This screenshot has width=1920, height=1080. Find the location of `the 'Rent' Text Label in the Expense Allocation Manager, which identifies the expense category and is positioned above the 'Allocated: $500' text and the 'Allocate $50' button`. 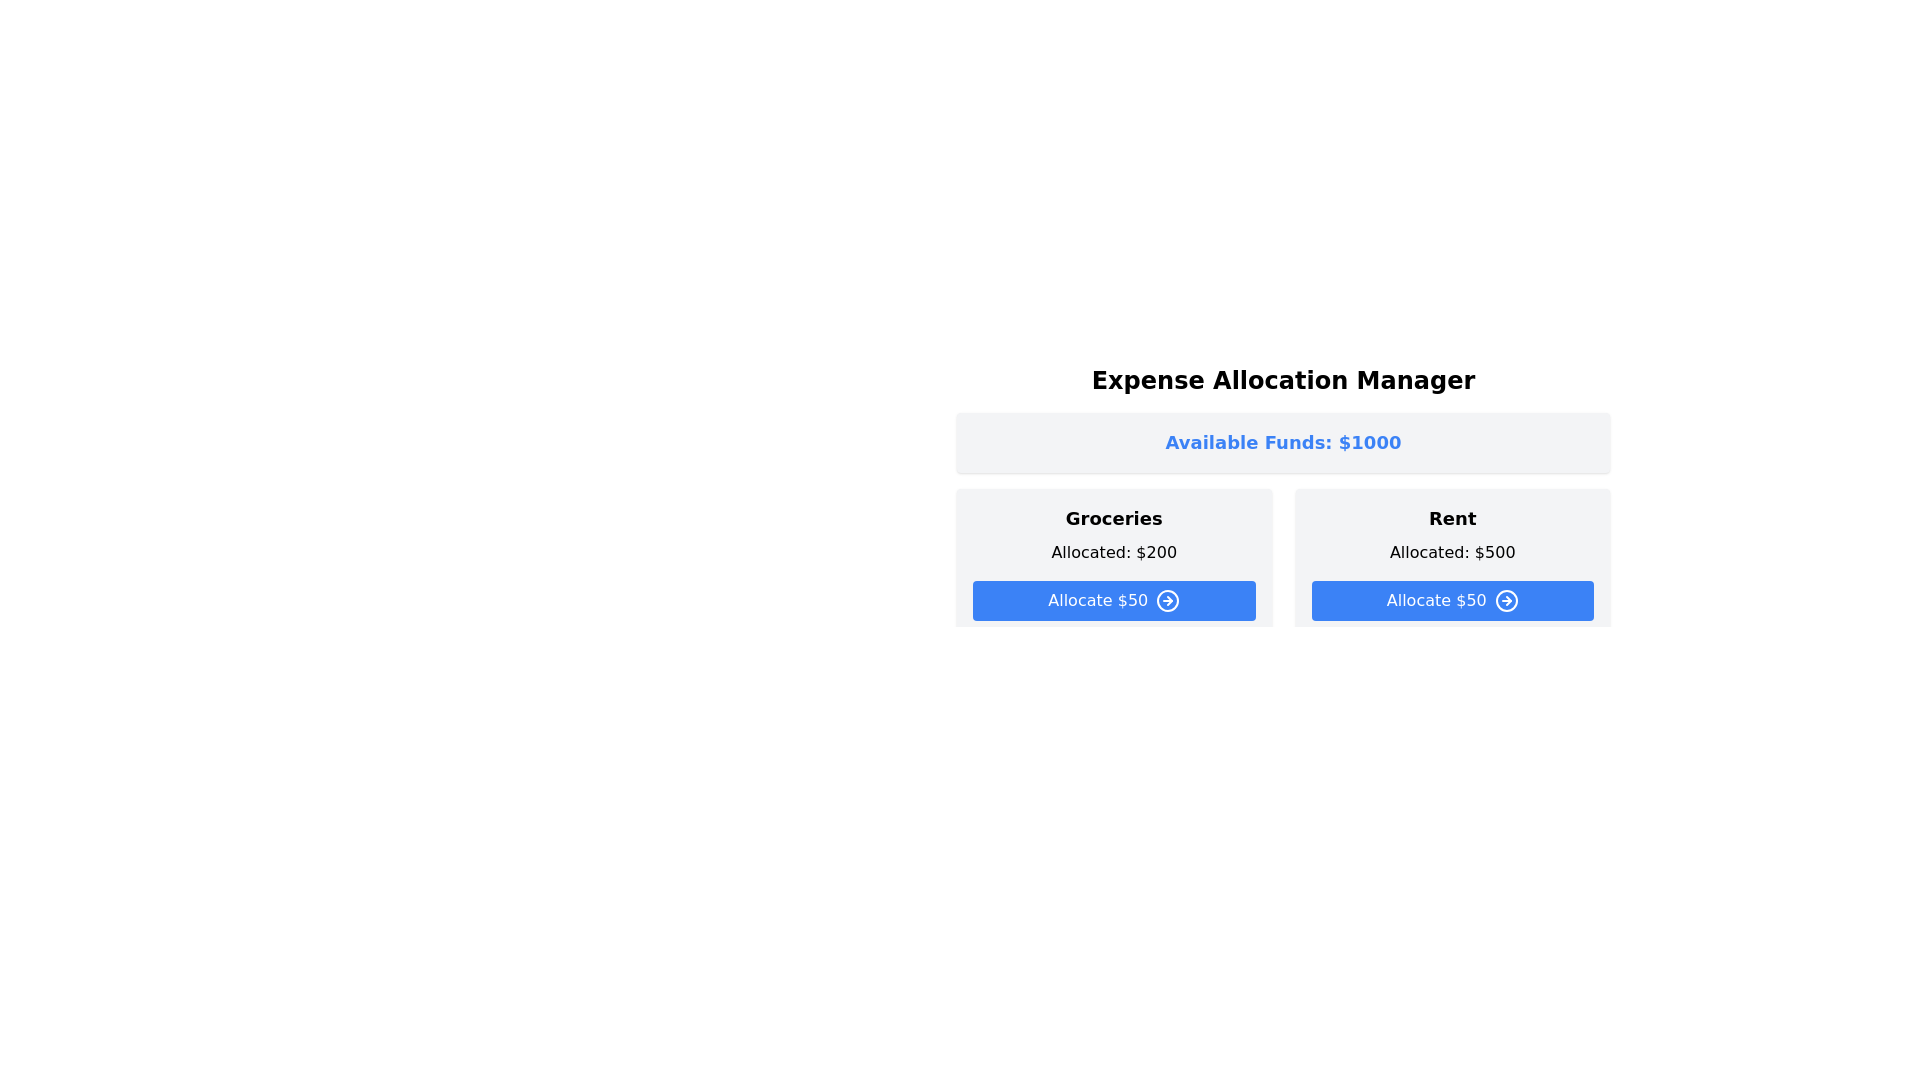

the 'Rent' Text Label in the Expense Allocation Manager, which identifies the expense category and is positioned above the 'Allocated: $500' text and the 'Allocate $50' button is located at coordinates (1452, 518).